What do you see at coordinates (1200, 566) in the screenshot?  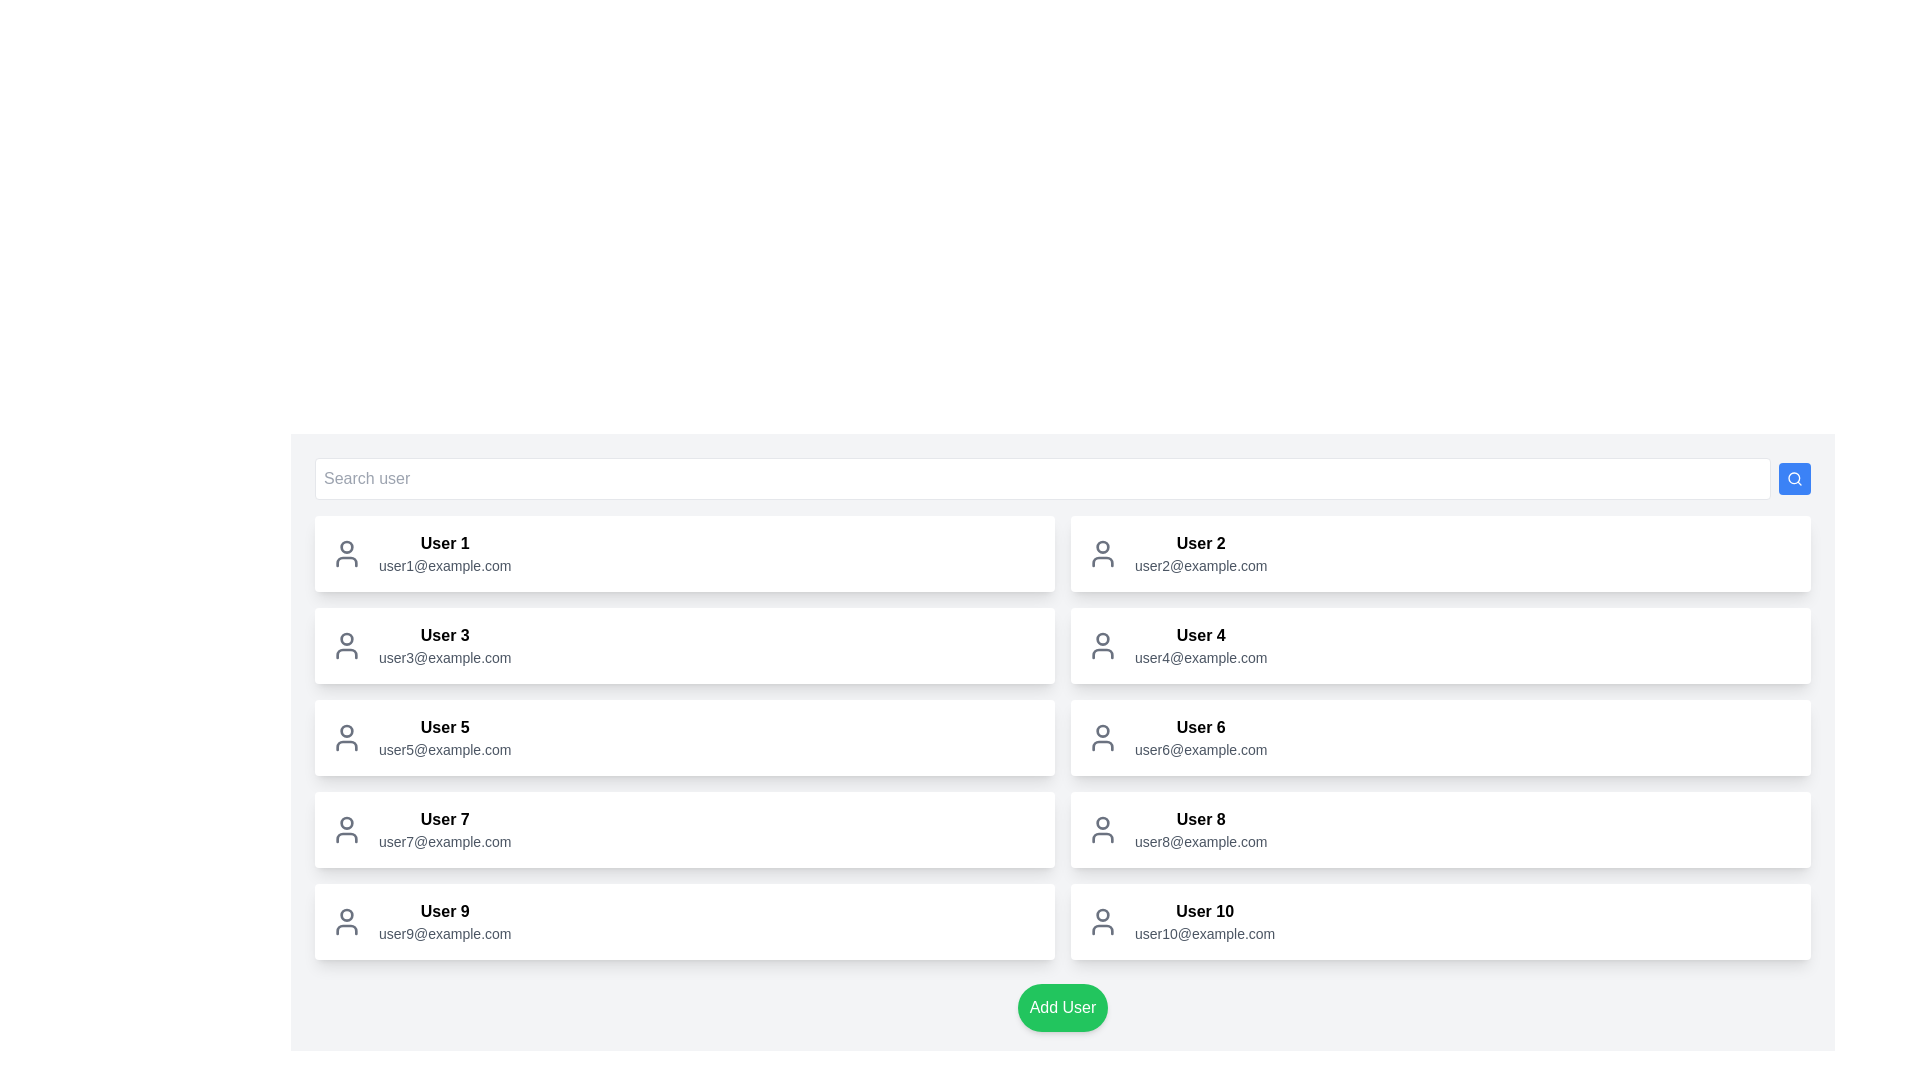 I see `the text label 'user2@example.com', which is gray and located below the bold 'User 2' label in the user information card` at bounding box center [1200, 566].